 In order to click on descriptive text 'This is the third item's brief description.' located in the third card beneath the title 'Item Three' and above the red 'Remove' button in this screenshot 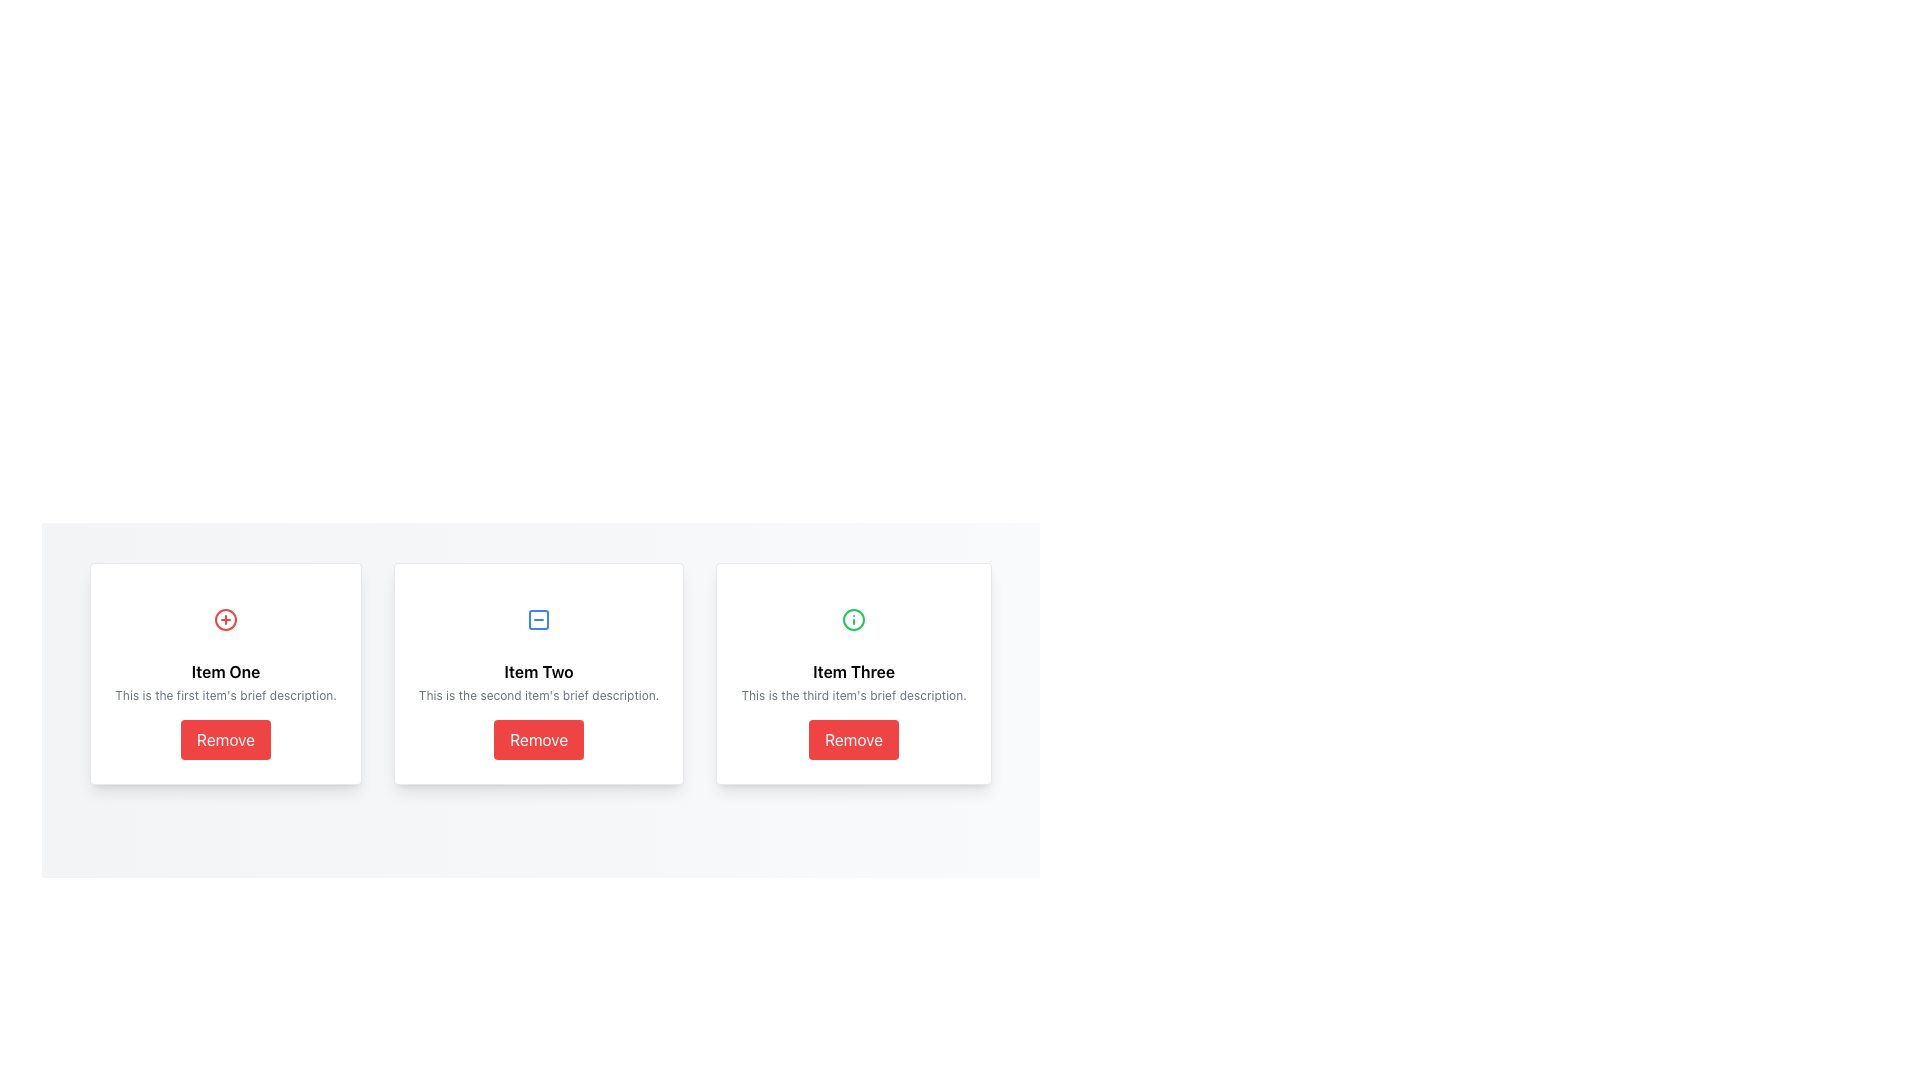, I will do `click(854, 694)`.